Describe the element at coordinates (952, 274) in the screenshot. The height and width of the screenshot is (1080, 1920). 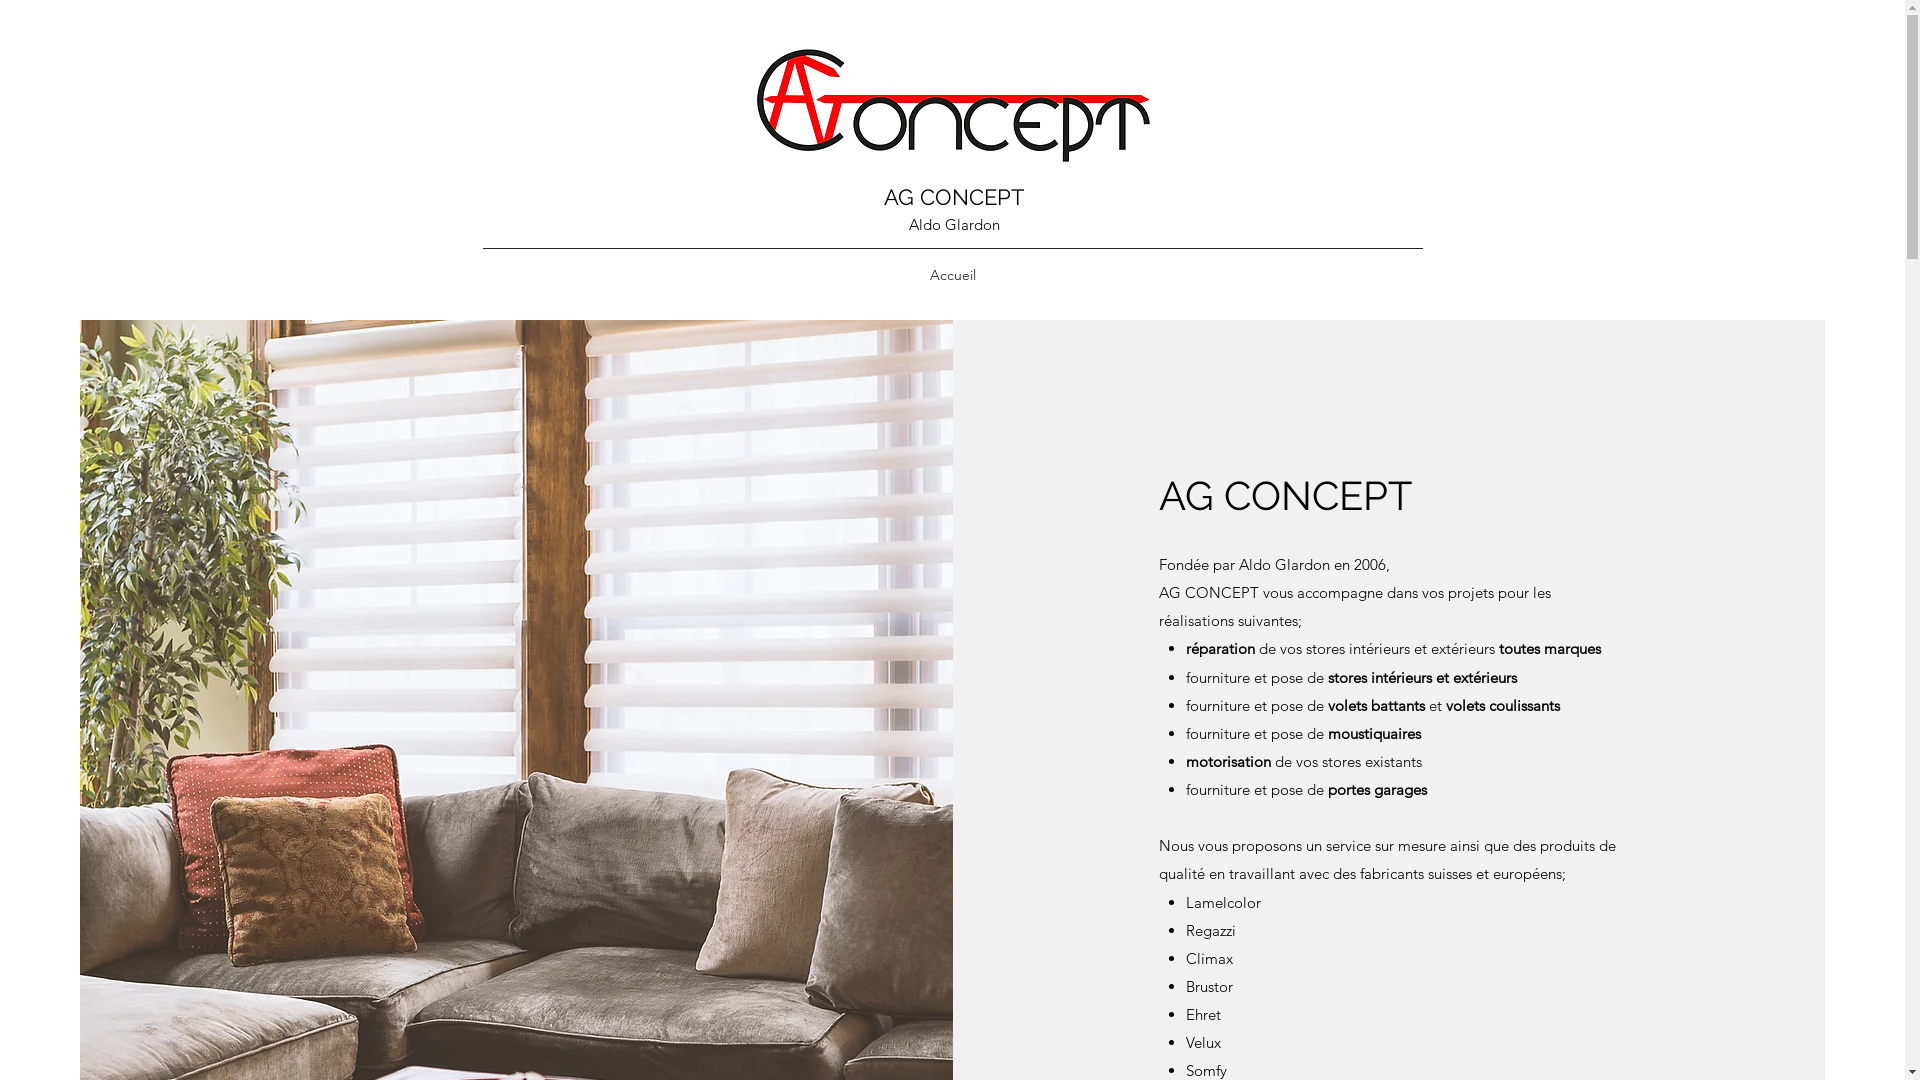
I see `'Accueil'` at that location.